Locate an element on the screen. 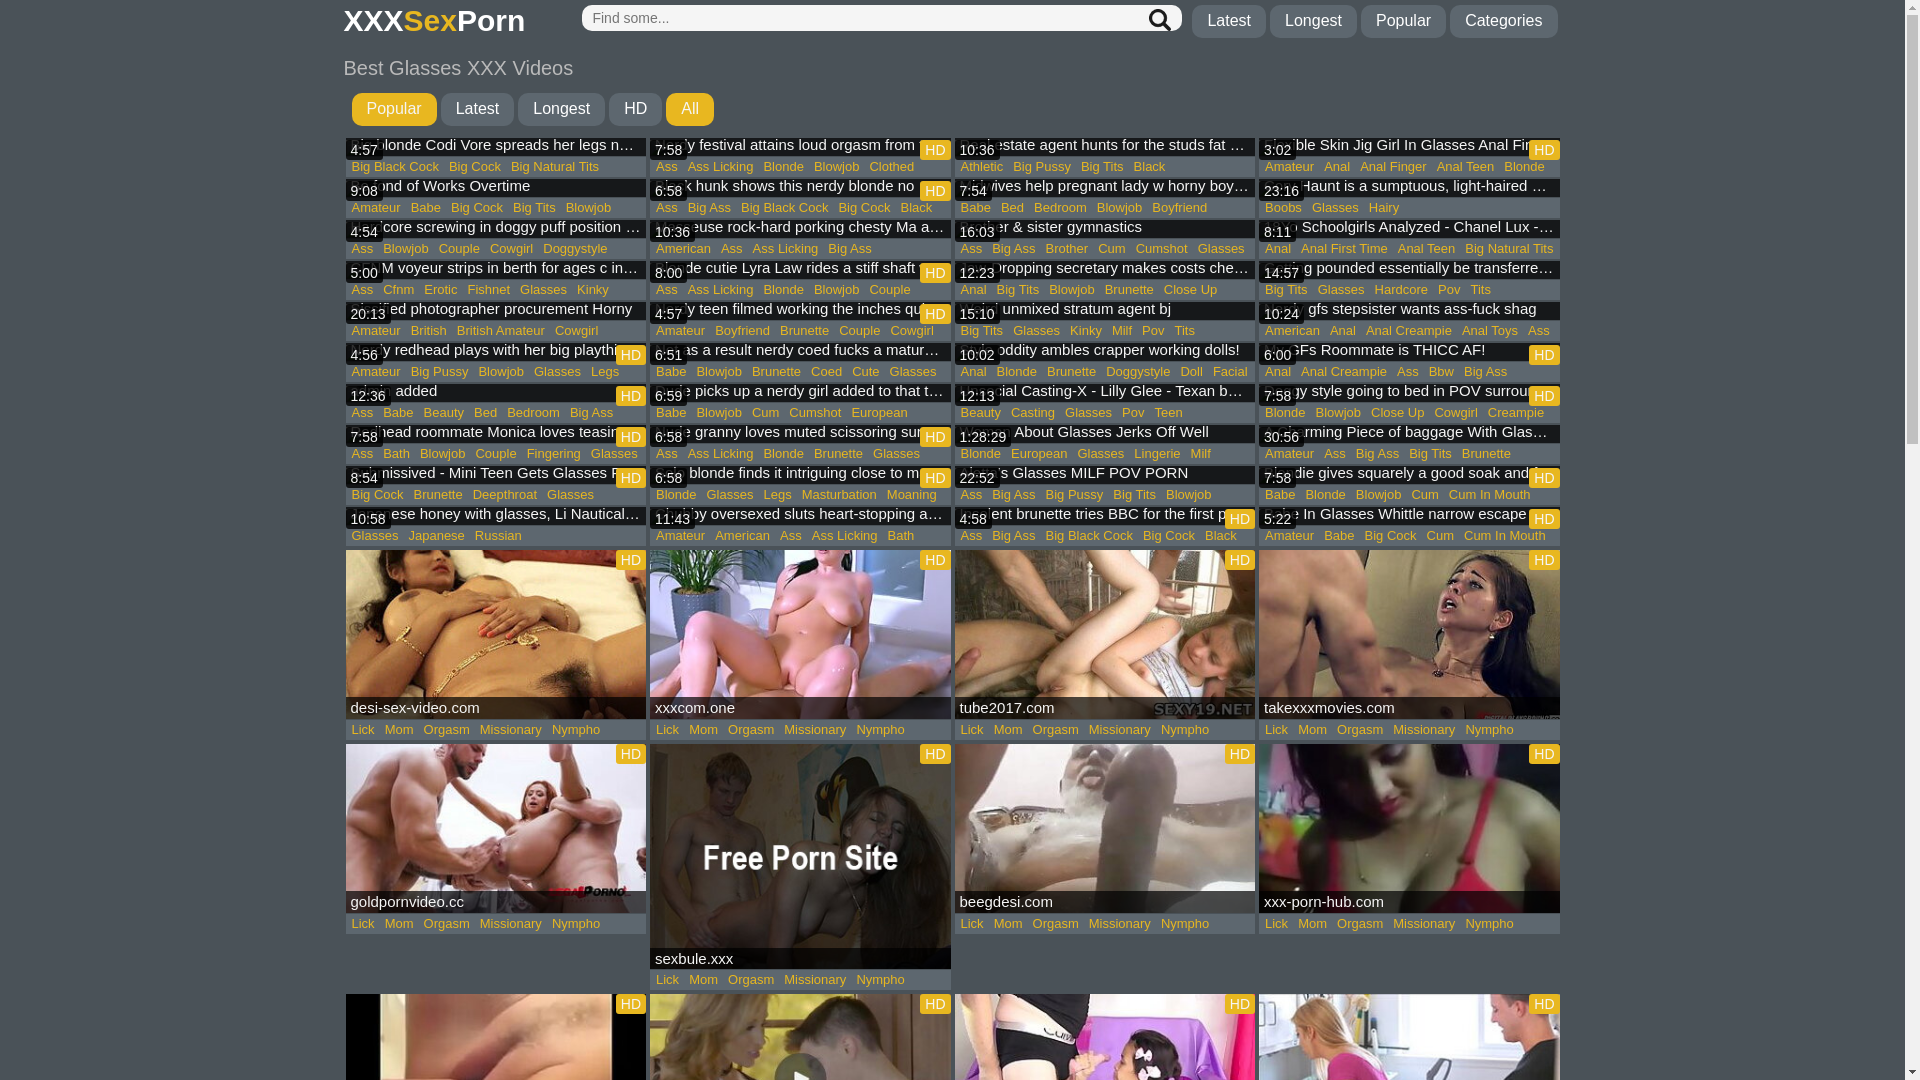 The image size is (1920, 1080). 'Cum In Mouth' is located at coordinates (1444, 494).